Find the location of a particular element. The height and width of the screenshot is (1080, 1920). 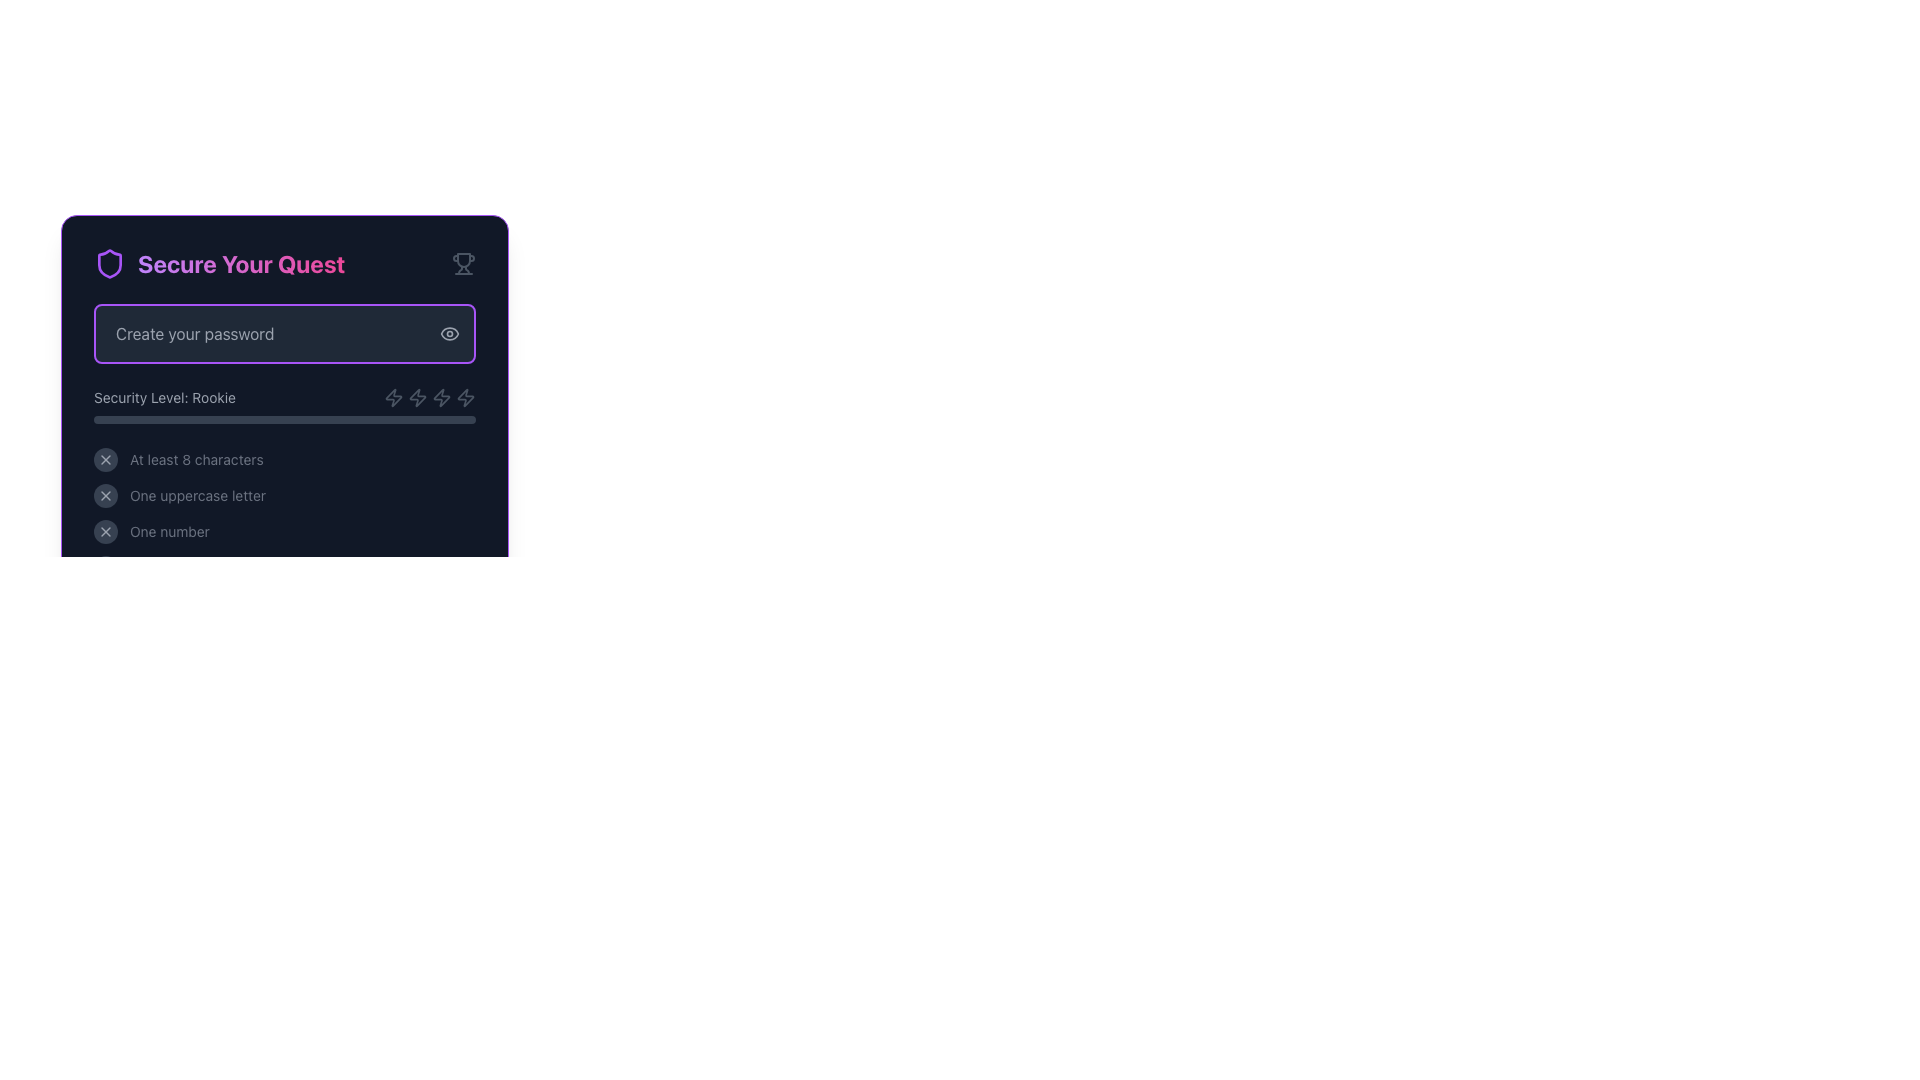

the lightning icons displayed in the informational indicator that shows the security level of the entered password, located beneath the password input field is located at coordinates (283, 397).